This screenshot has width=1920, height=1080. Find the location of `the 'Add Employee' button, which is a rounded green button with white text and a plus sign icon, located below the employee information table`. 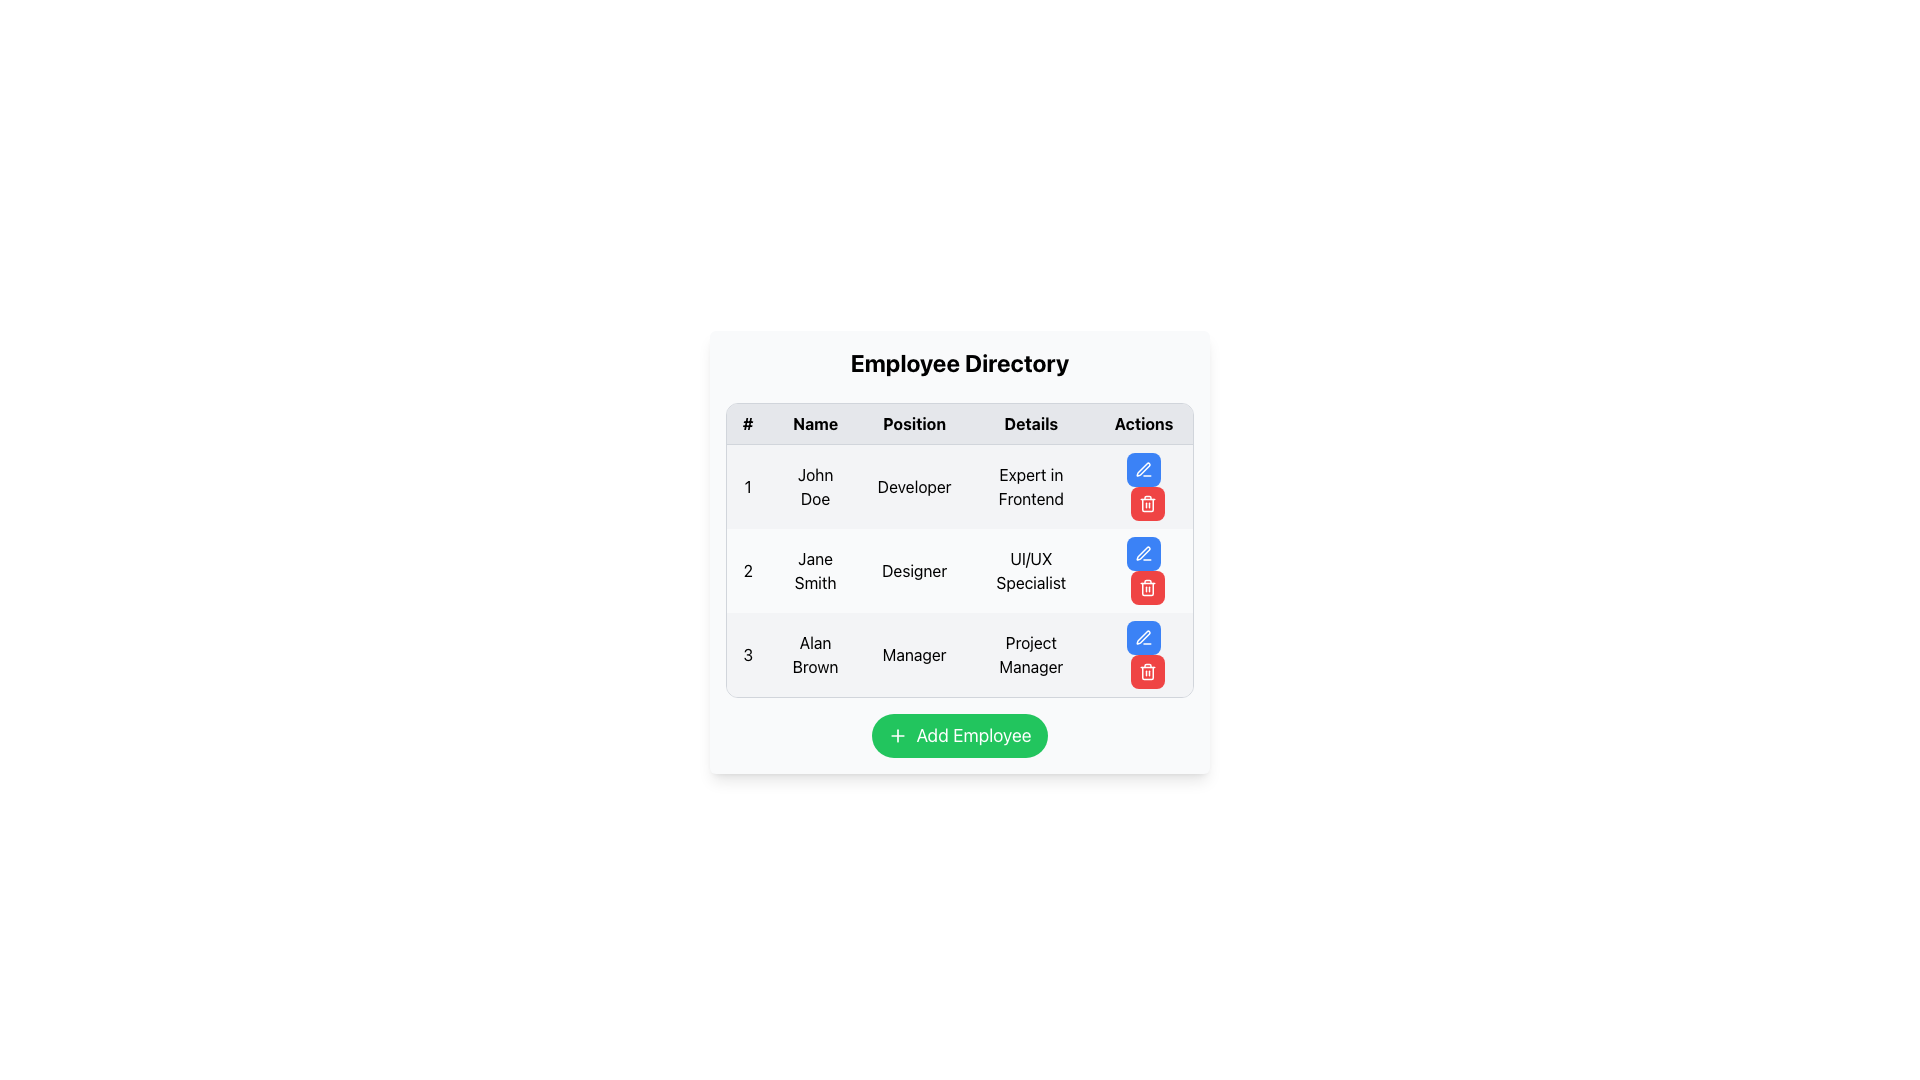

the 'Add Employee' button, which is a rounded green button with white text and a plus sign icon, located below the employee information table is located at coordinates (960, 736).